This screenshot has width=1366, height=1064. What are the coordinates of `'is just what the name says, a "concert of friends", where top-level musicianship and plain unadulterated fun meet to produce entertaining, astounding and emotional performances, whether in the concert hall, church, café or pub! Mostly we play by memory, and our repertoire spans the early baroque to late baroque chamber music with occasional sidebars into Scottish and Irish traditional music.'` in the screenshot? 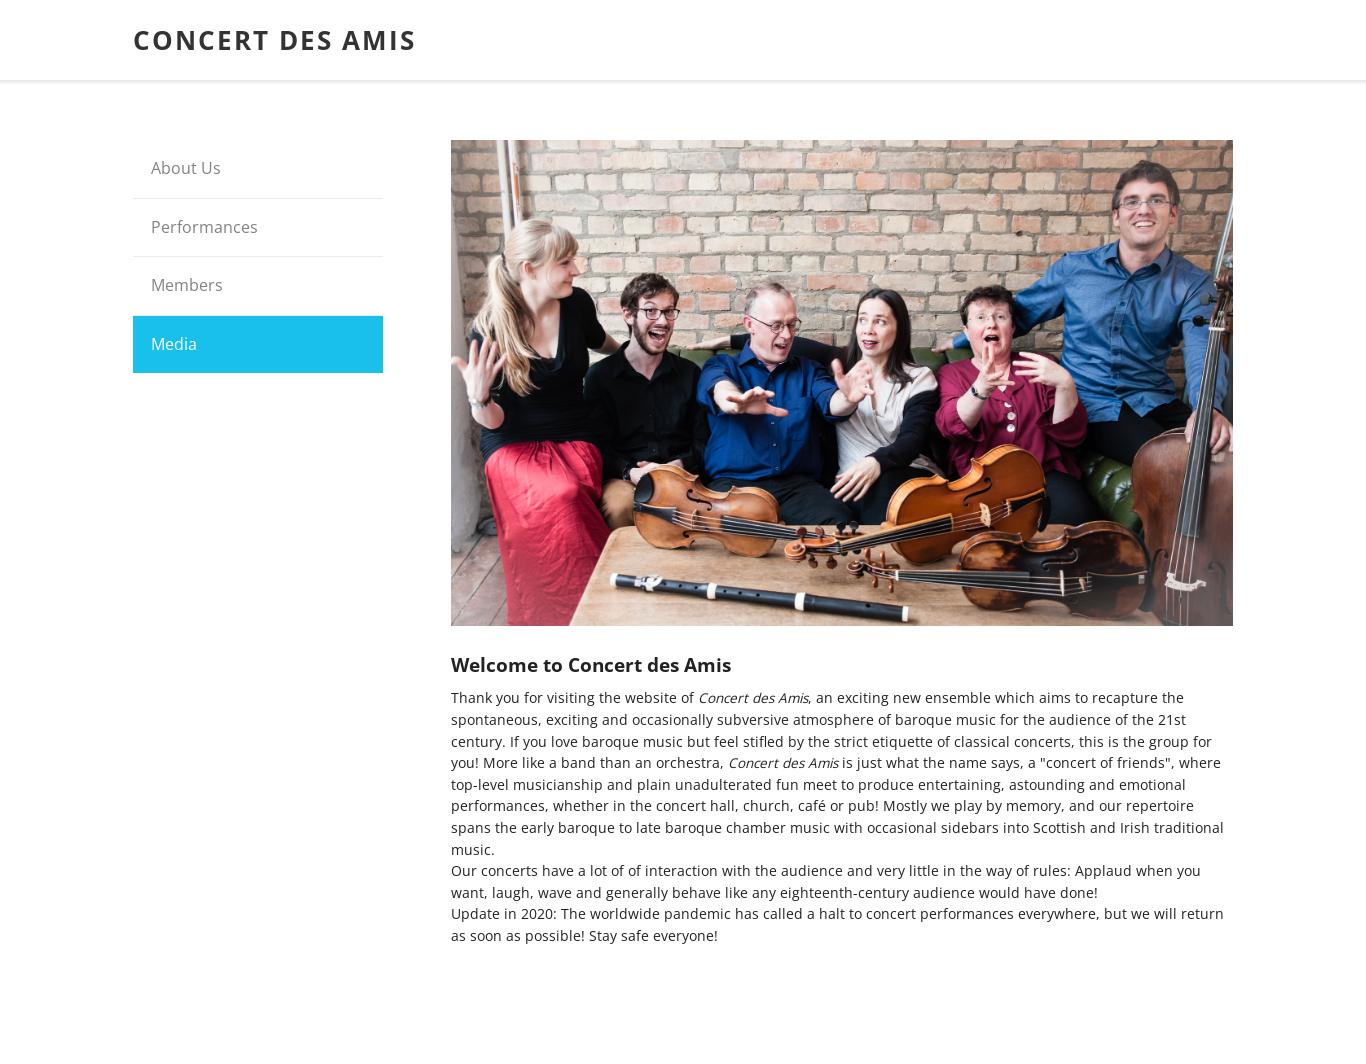 It's located at (836, 805).